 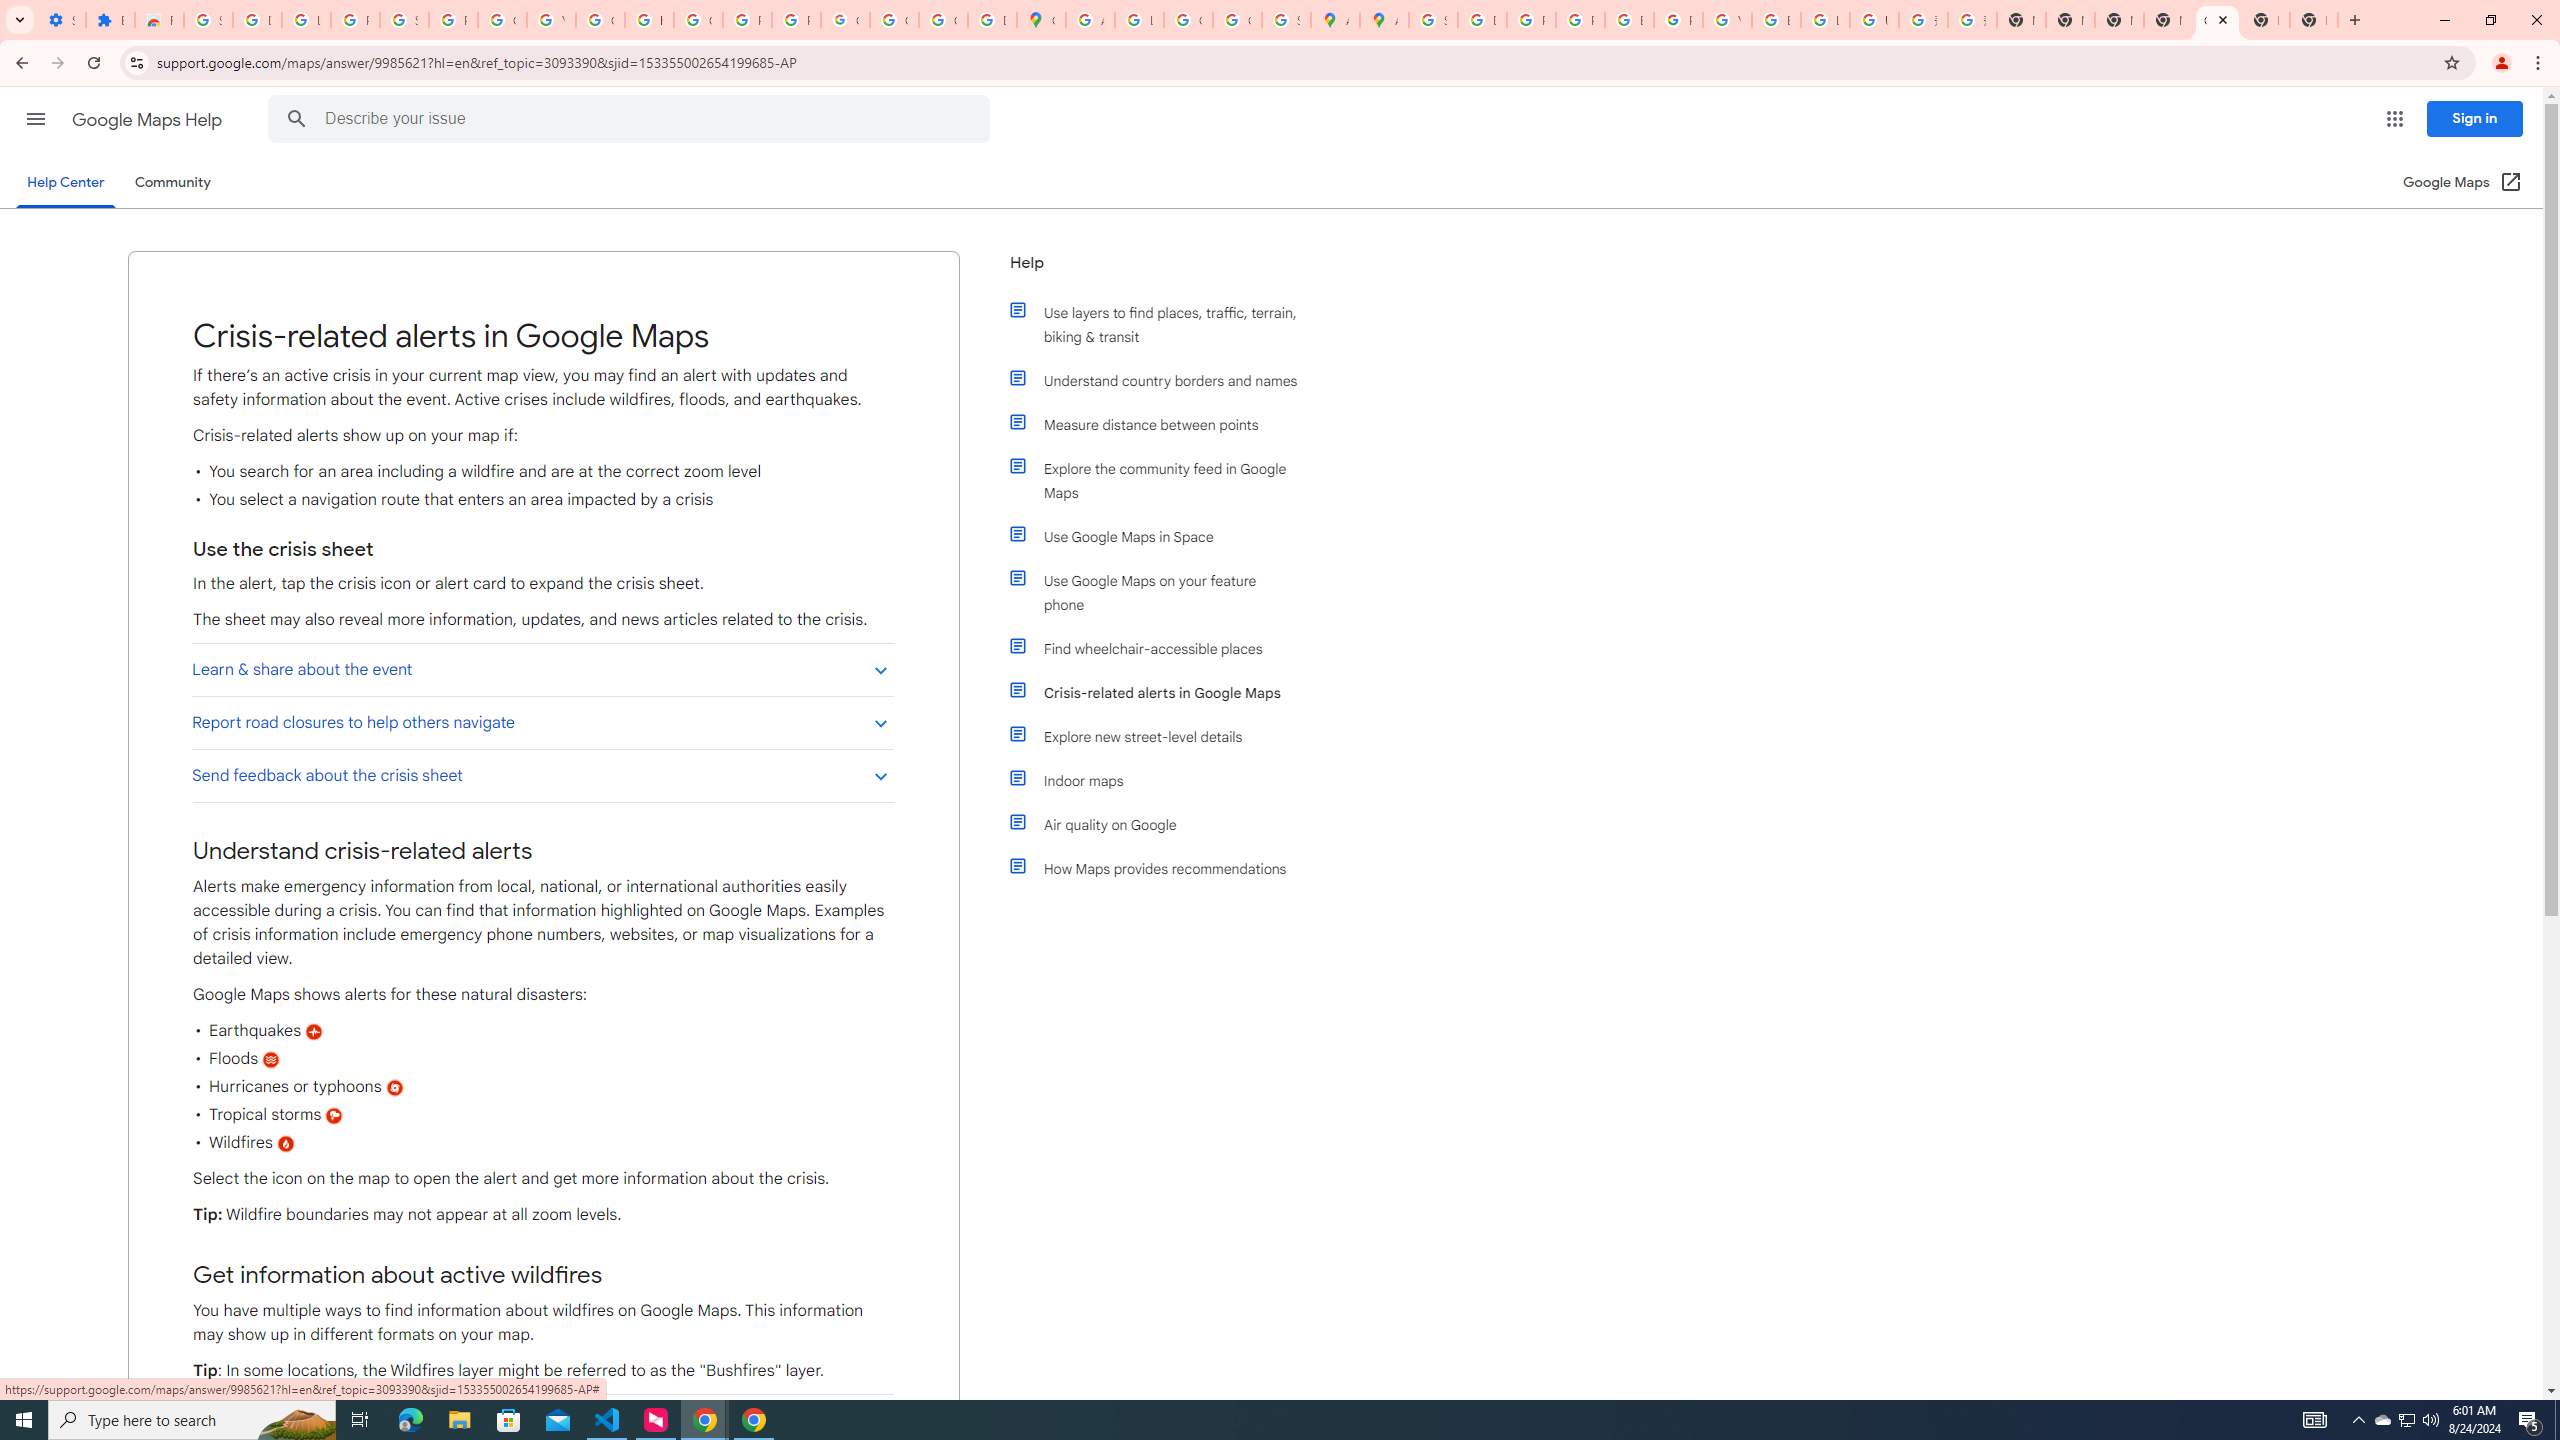 I want to click on 'Explore the community feed in Google Maps', so click(x=1162, y=479).